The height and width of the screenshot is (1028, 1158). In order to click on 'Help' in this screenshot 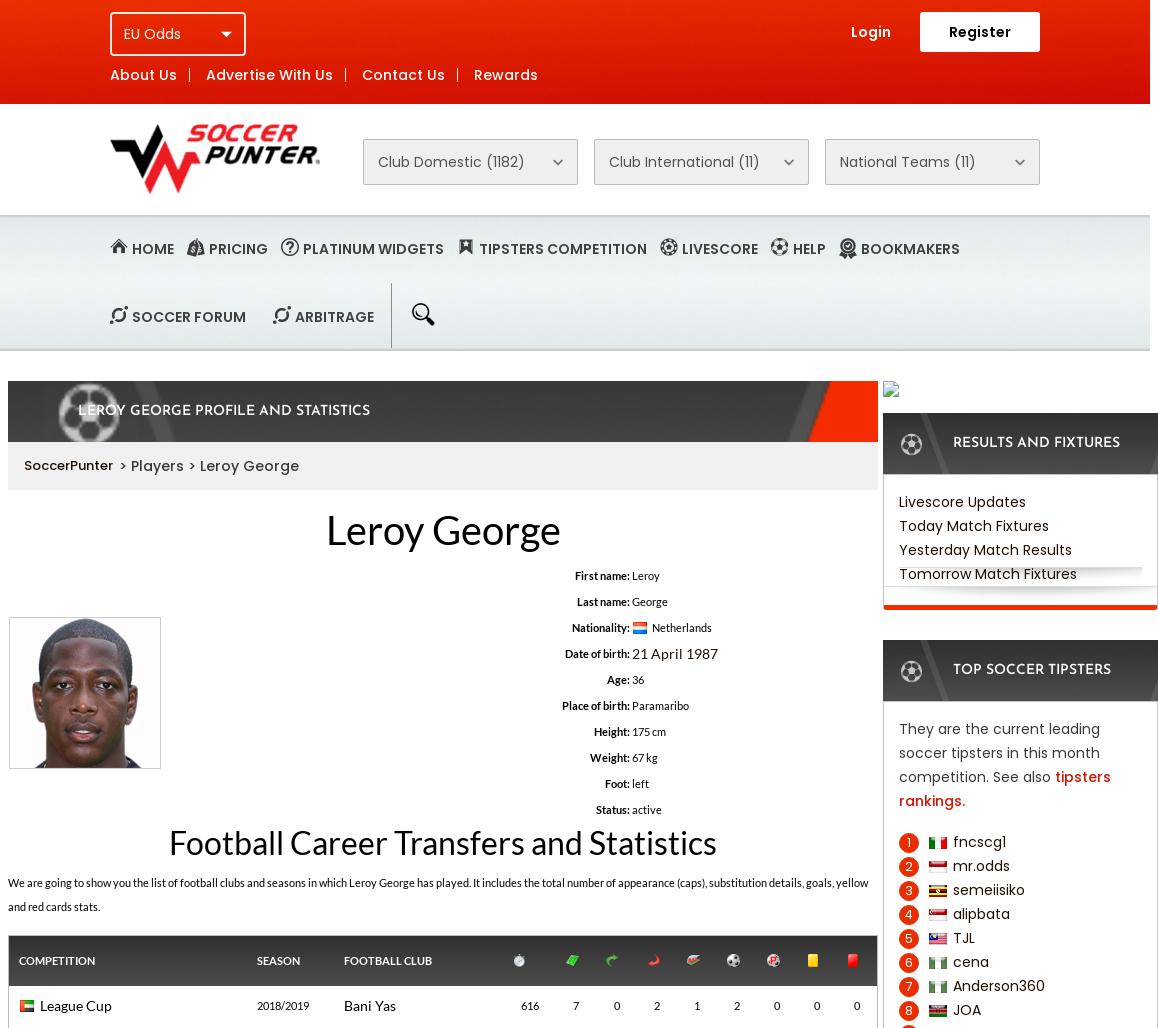, I will do `click(809, 247)`.